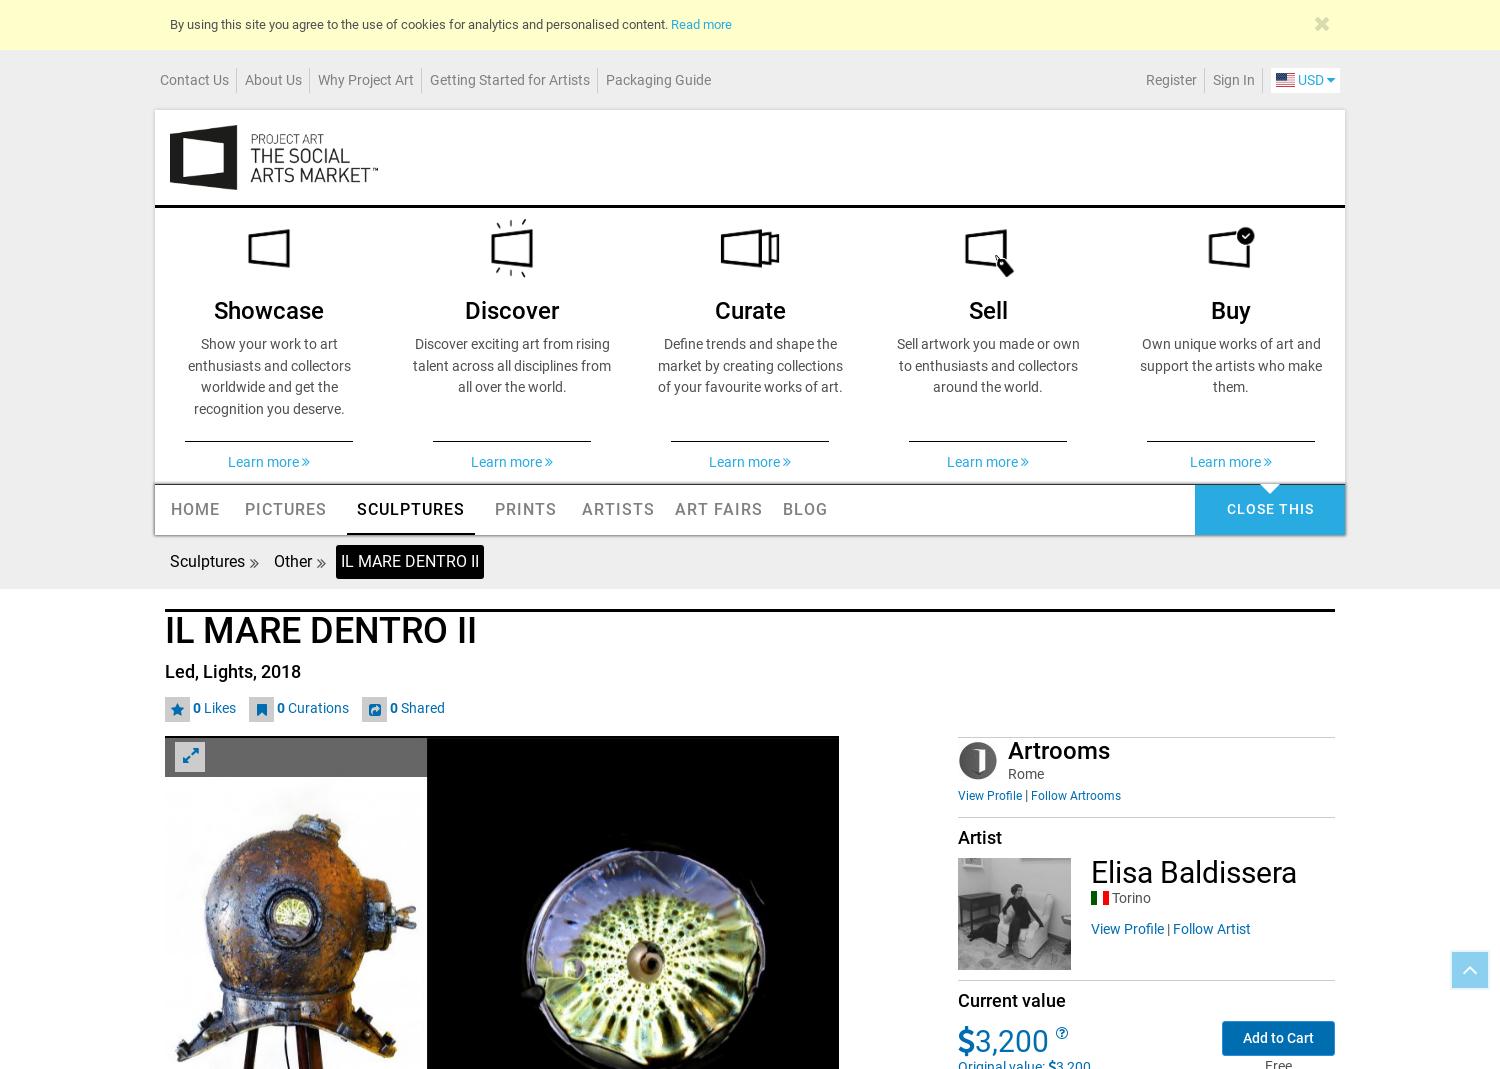 The width and height of the screenshot is (1500, 1069). What do you see at coordinates (1059, 752) in the screenshot?
I see `'Artrooms'` at bounding box center [1059, 752].